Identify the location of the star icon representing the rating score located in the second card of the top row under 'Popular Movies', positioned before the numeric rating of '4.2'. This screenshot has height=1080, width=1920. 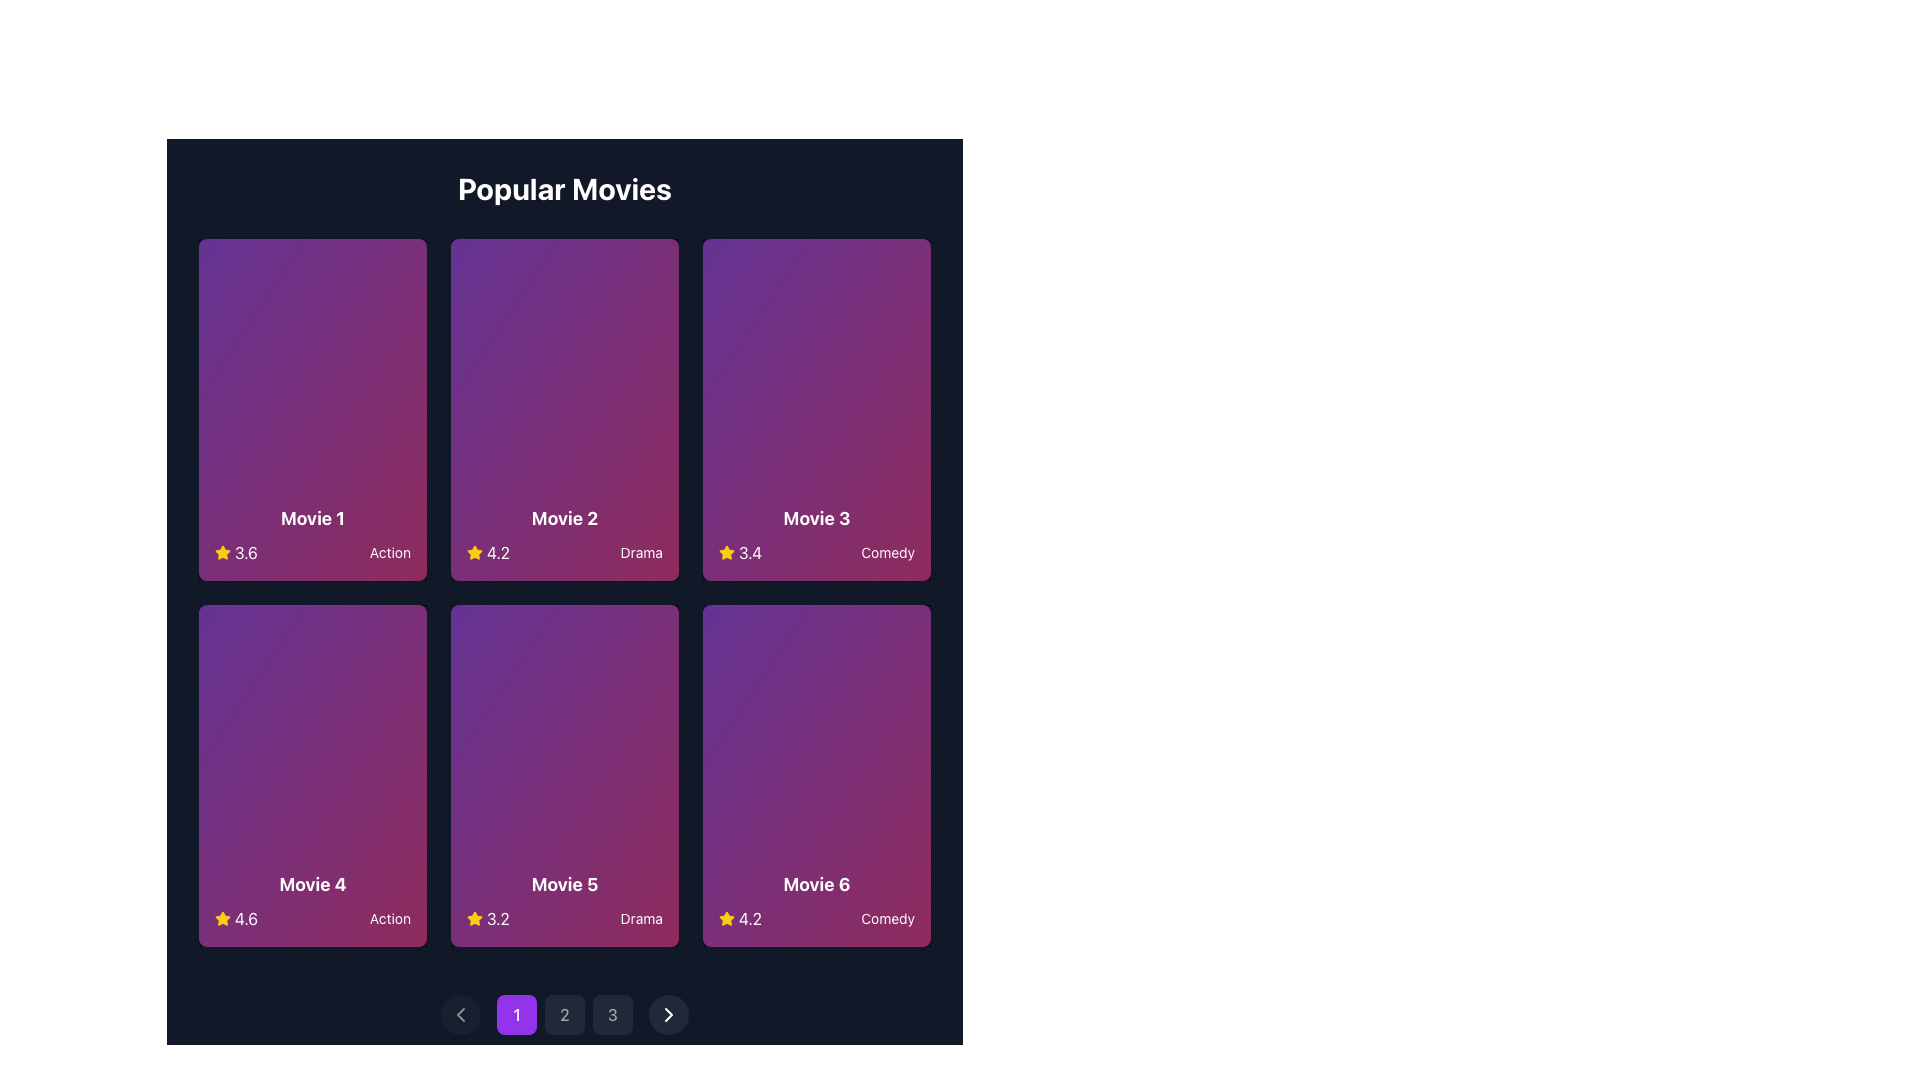
(474, 552).